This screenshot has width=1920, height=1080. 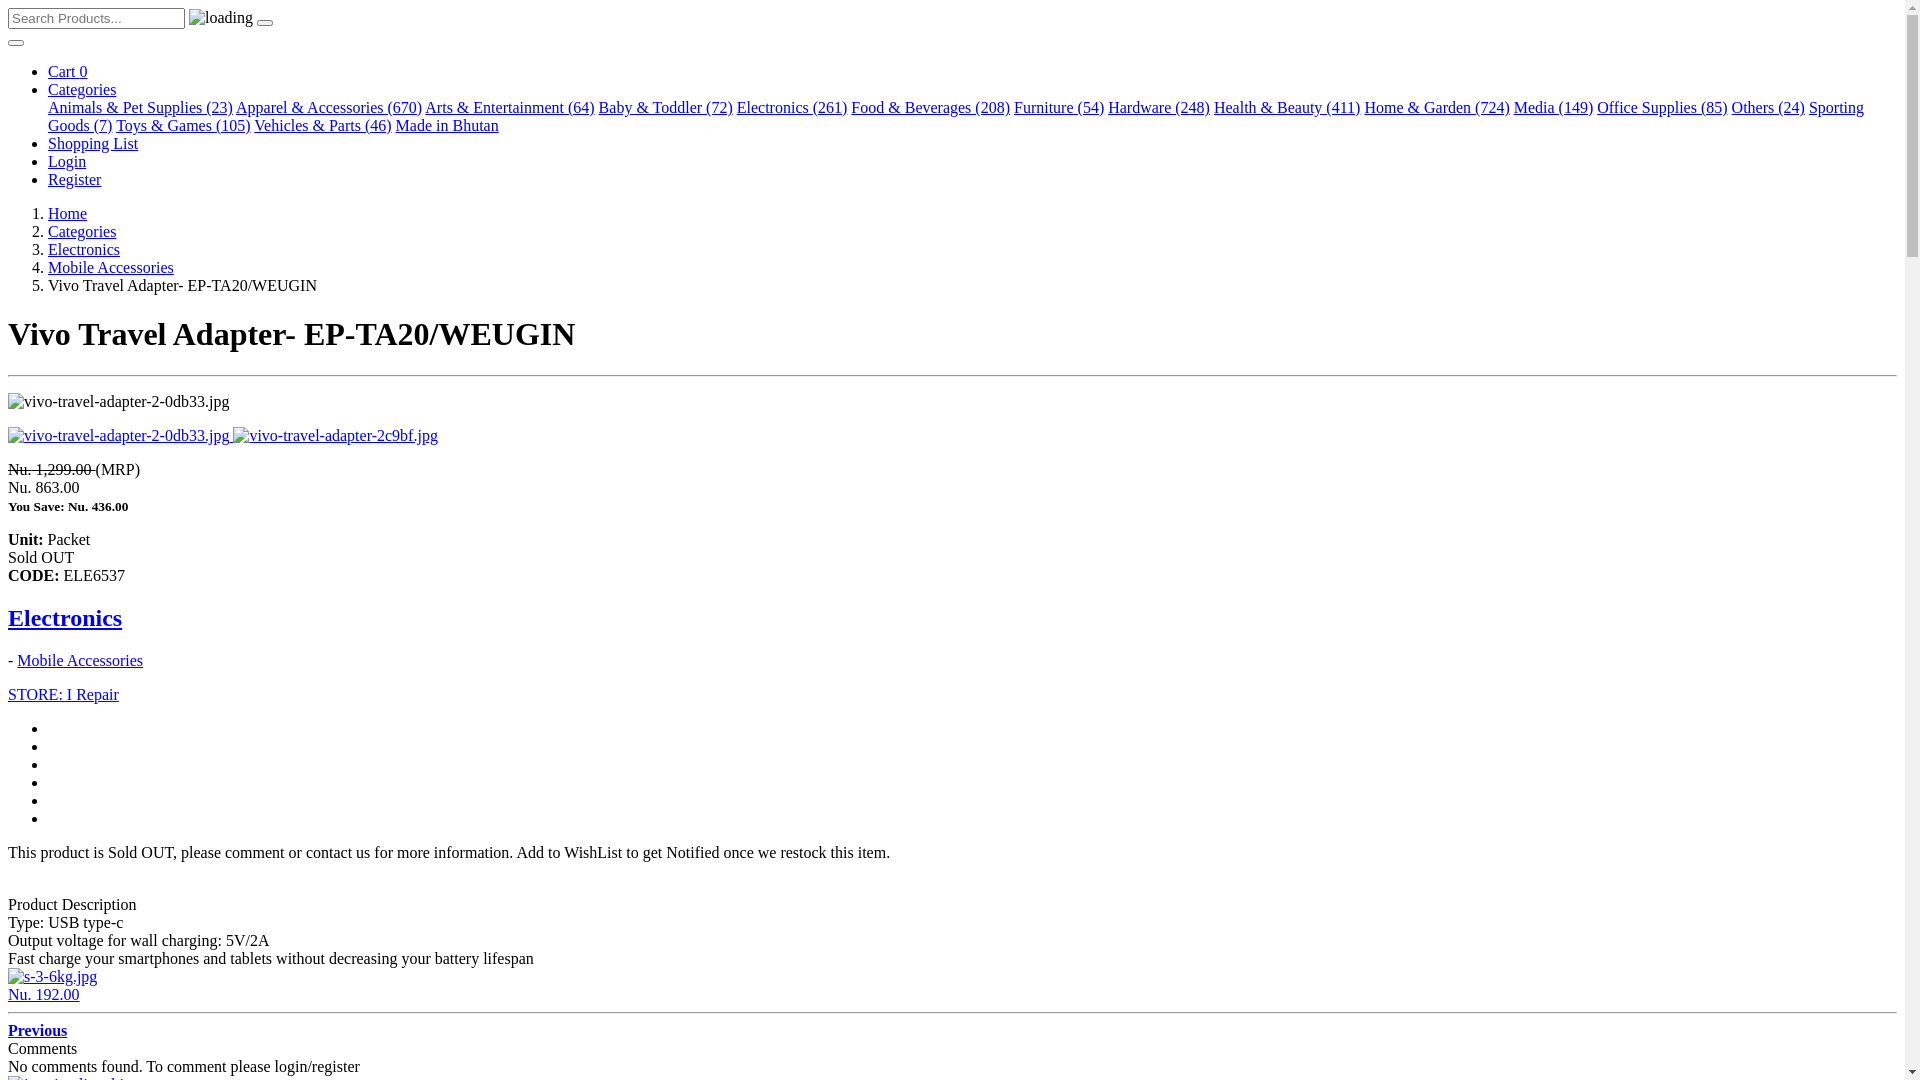 I want to click on 'Others (24)', so click(x=1768, y=107).